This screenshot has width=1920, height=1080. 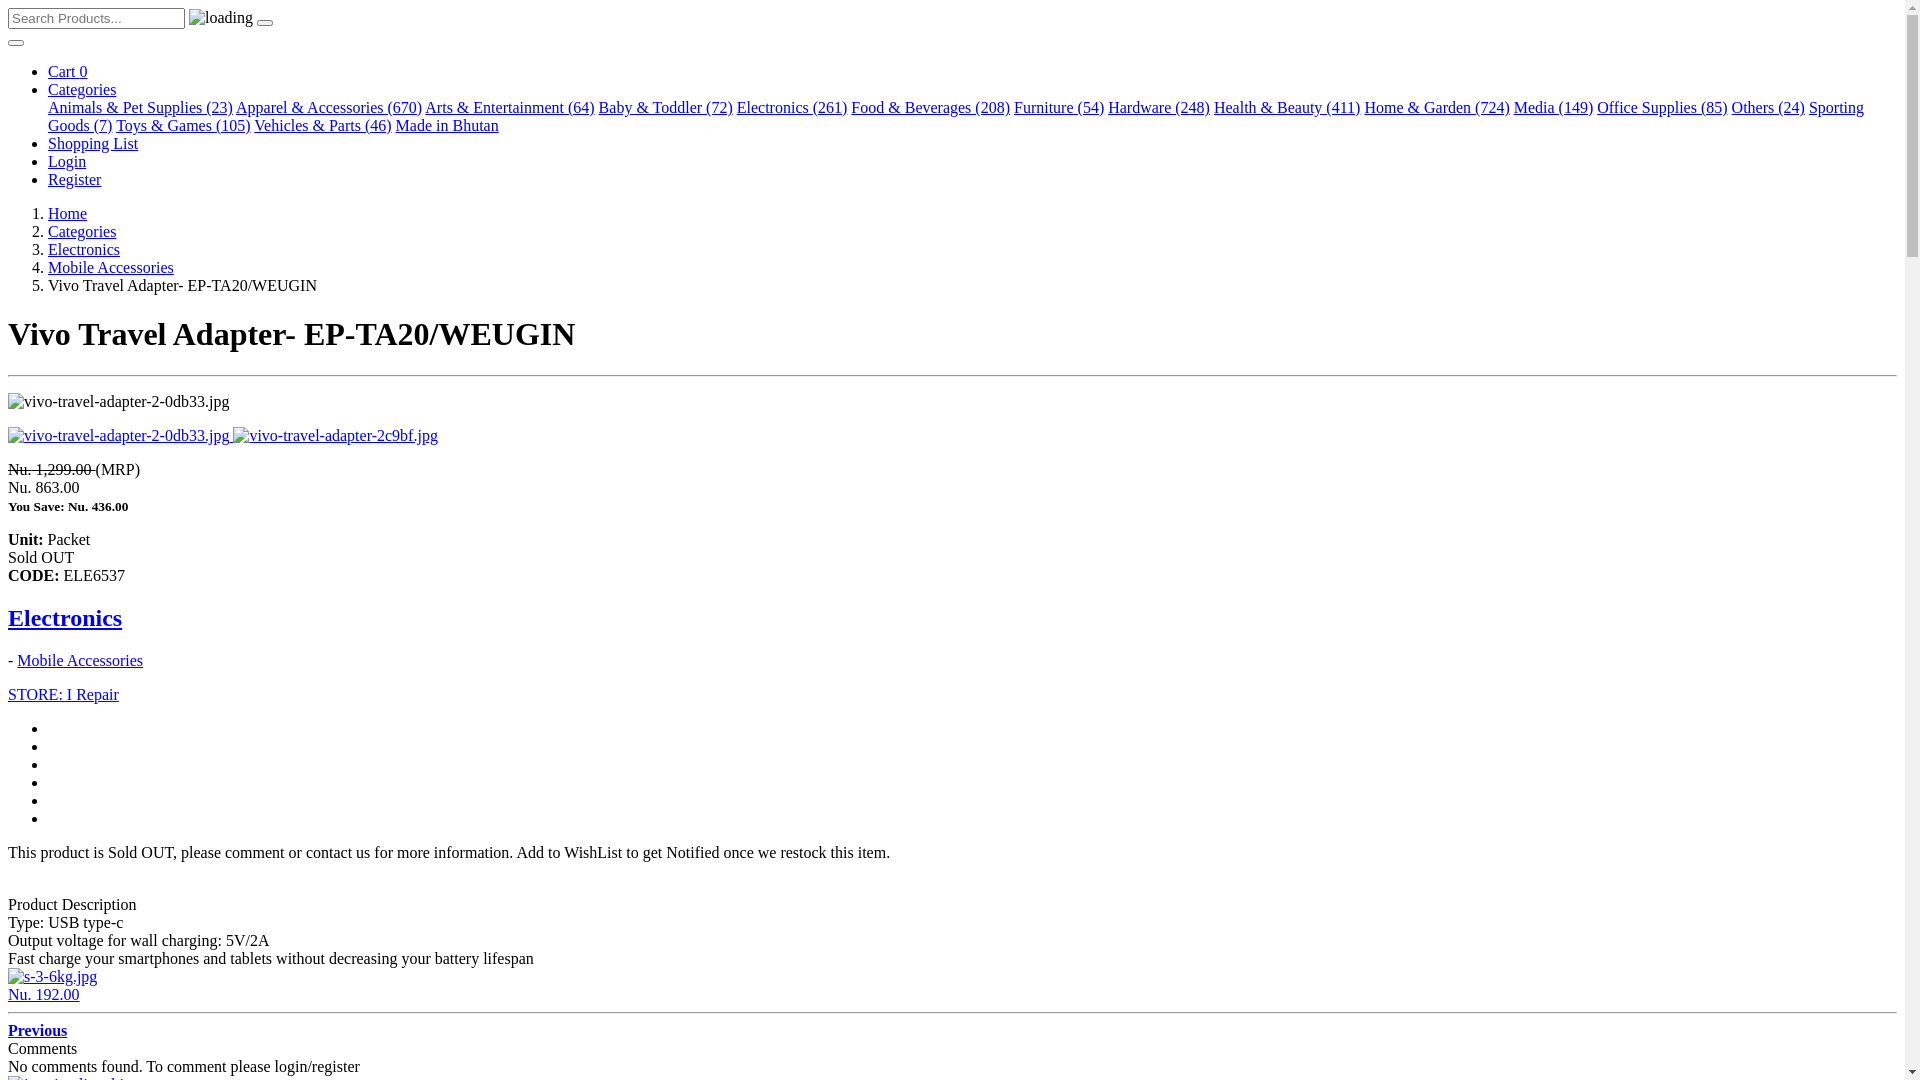 I want to click on 'Others (24)', so click(x=1768, y=107).